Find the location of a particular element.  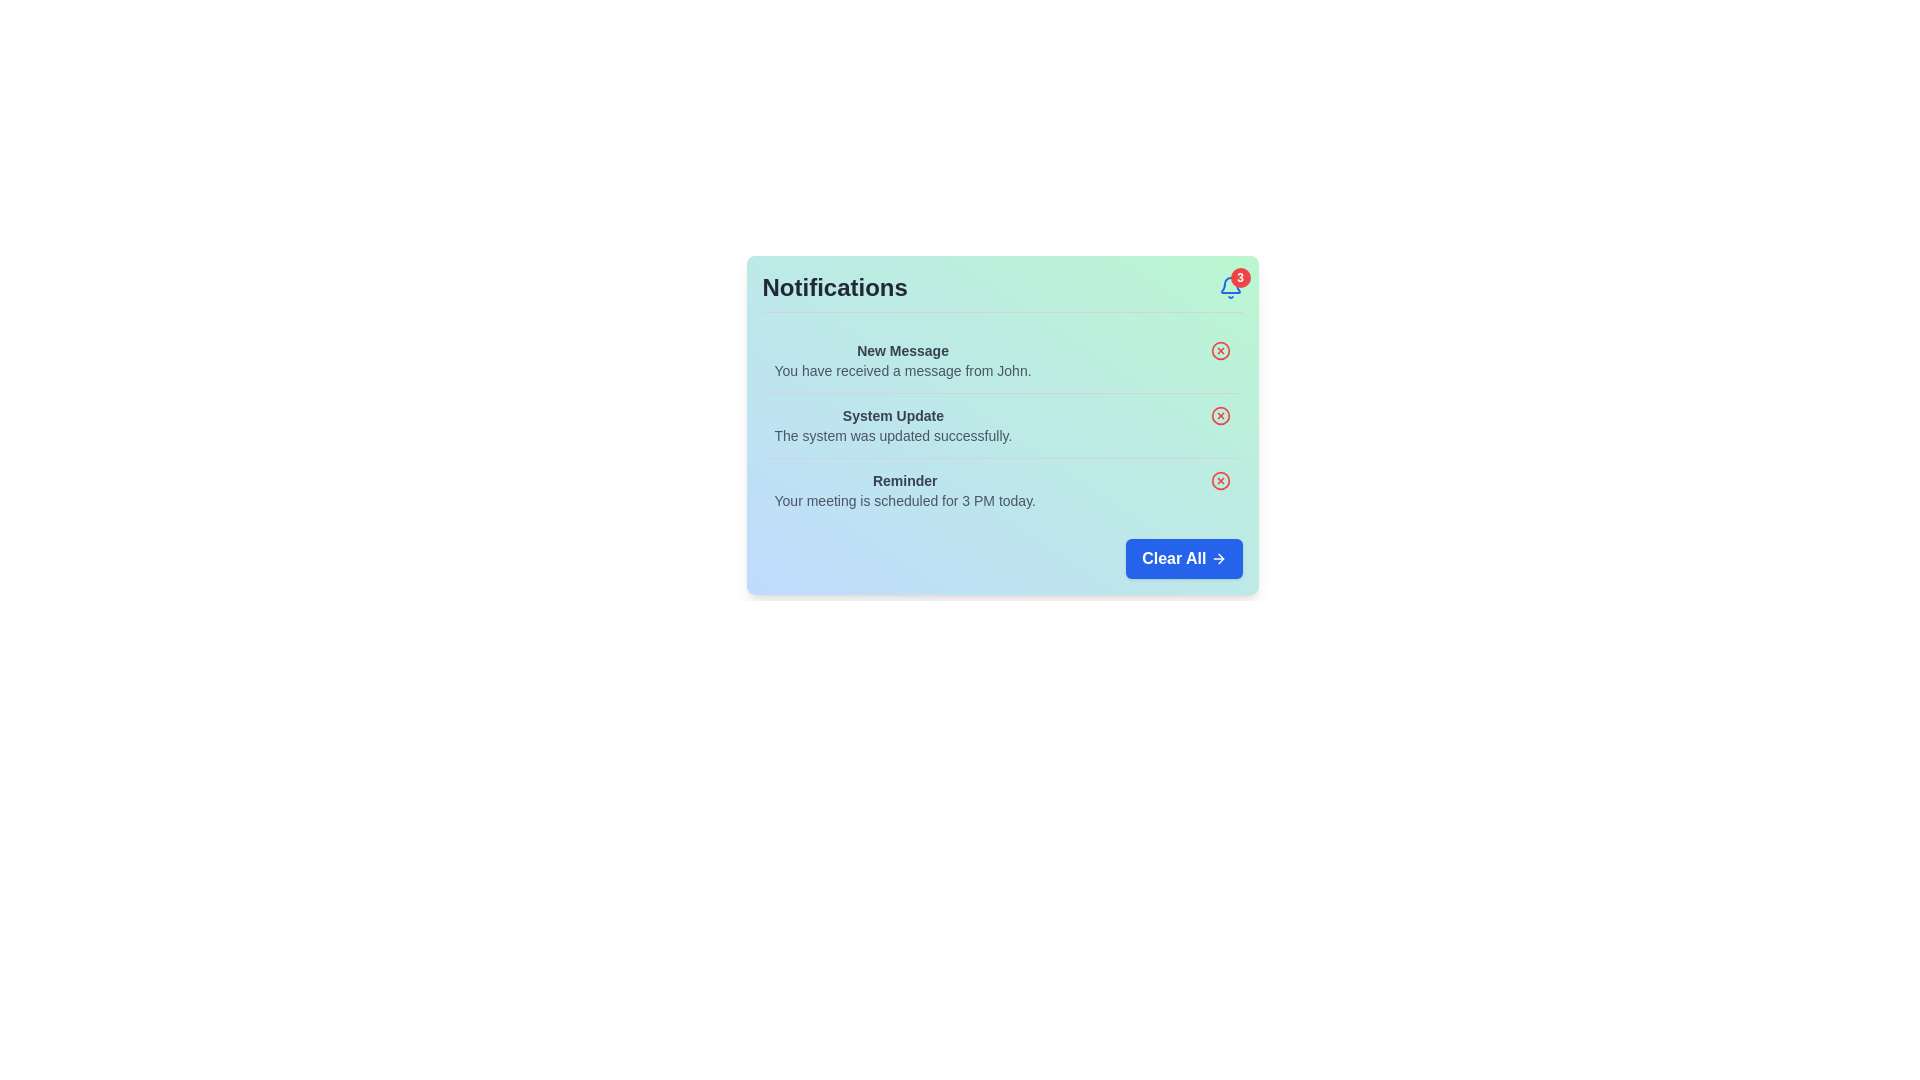

the circular border of the dismiss icon, which is the second action button in the Notifications panel is located at coordinates (1219, 415).